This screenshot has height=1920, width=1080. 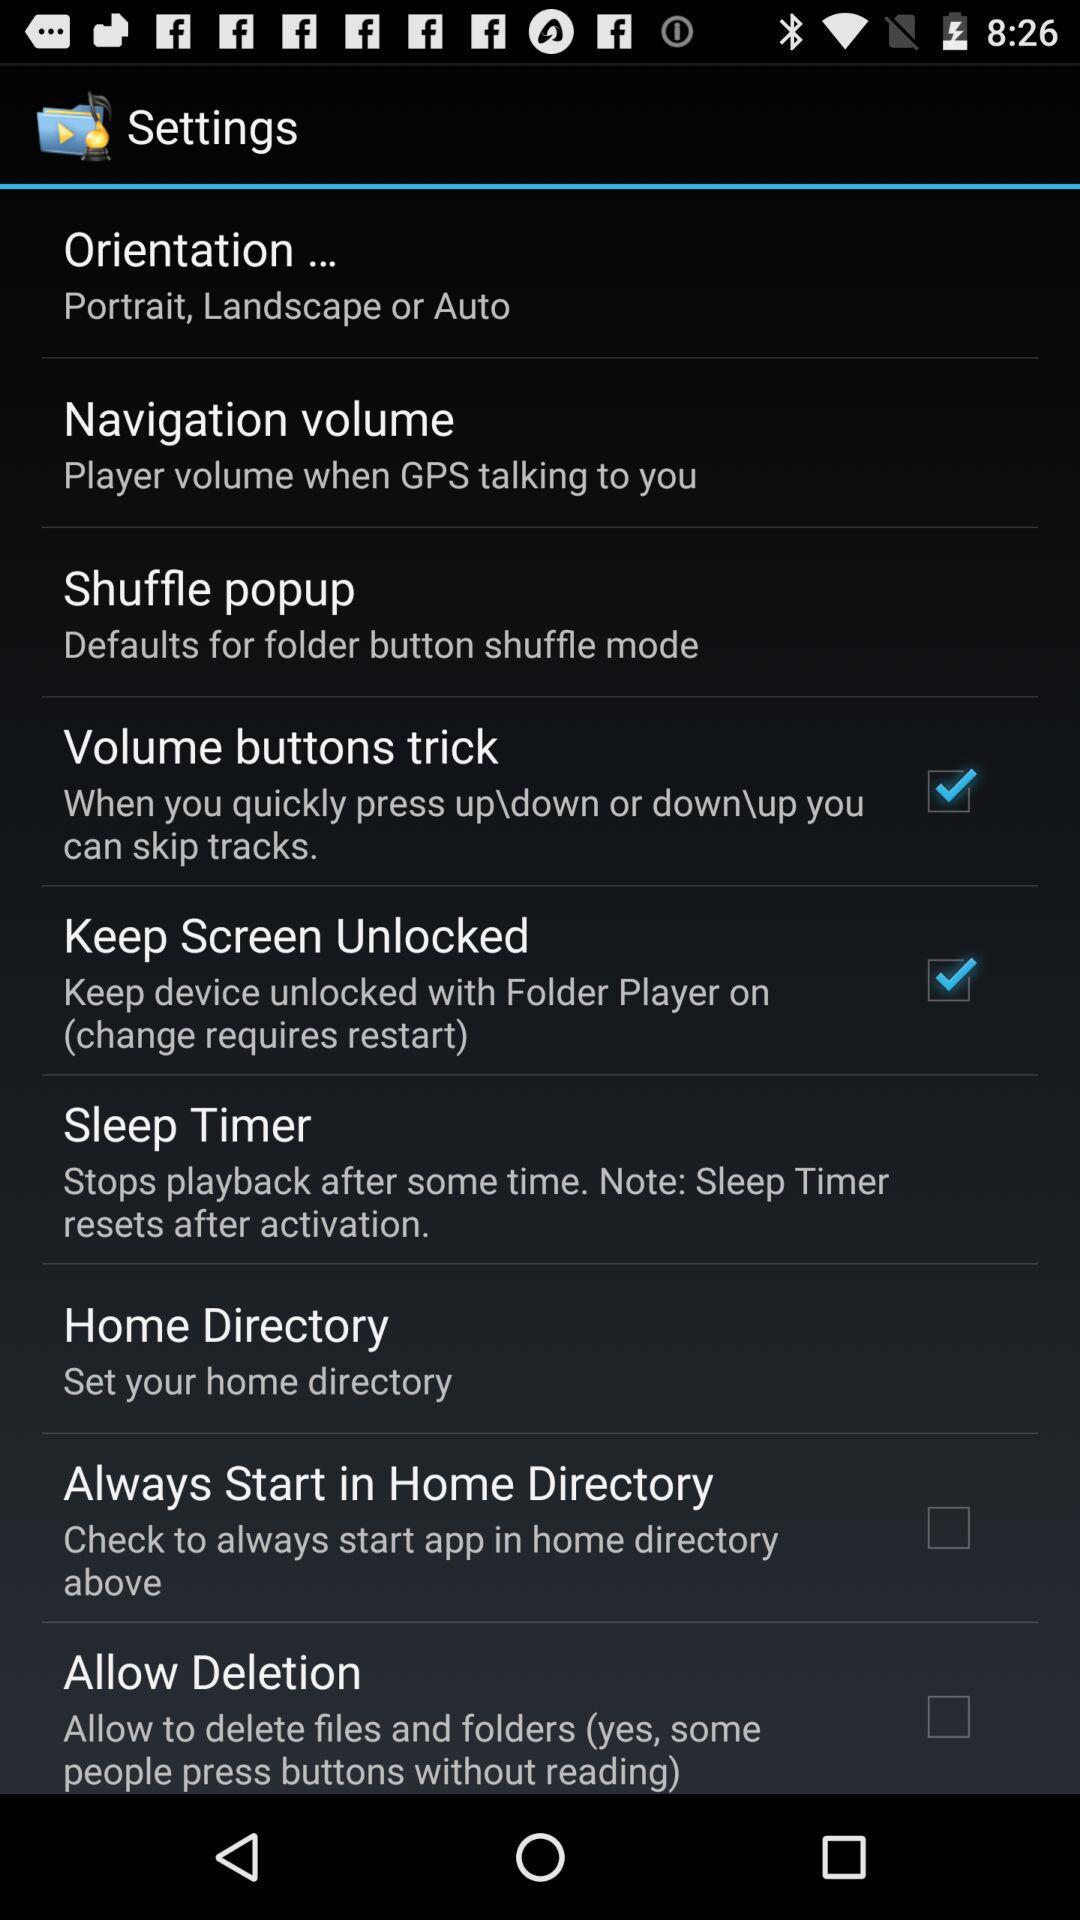 I want to click on the allow to delete, so click(x=463, y=1747).